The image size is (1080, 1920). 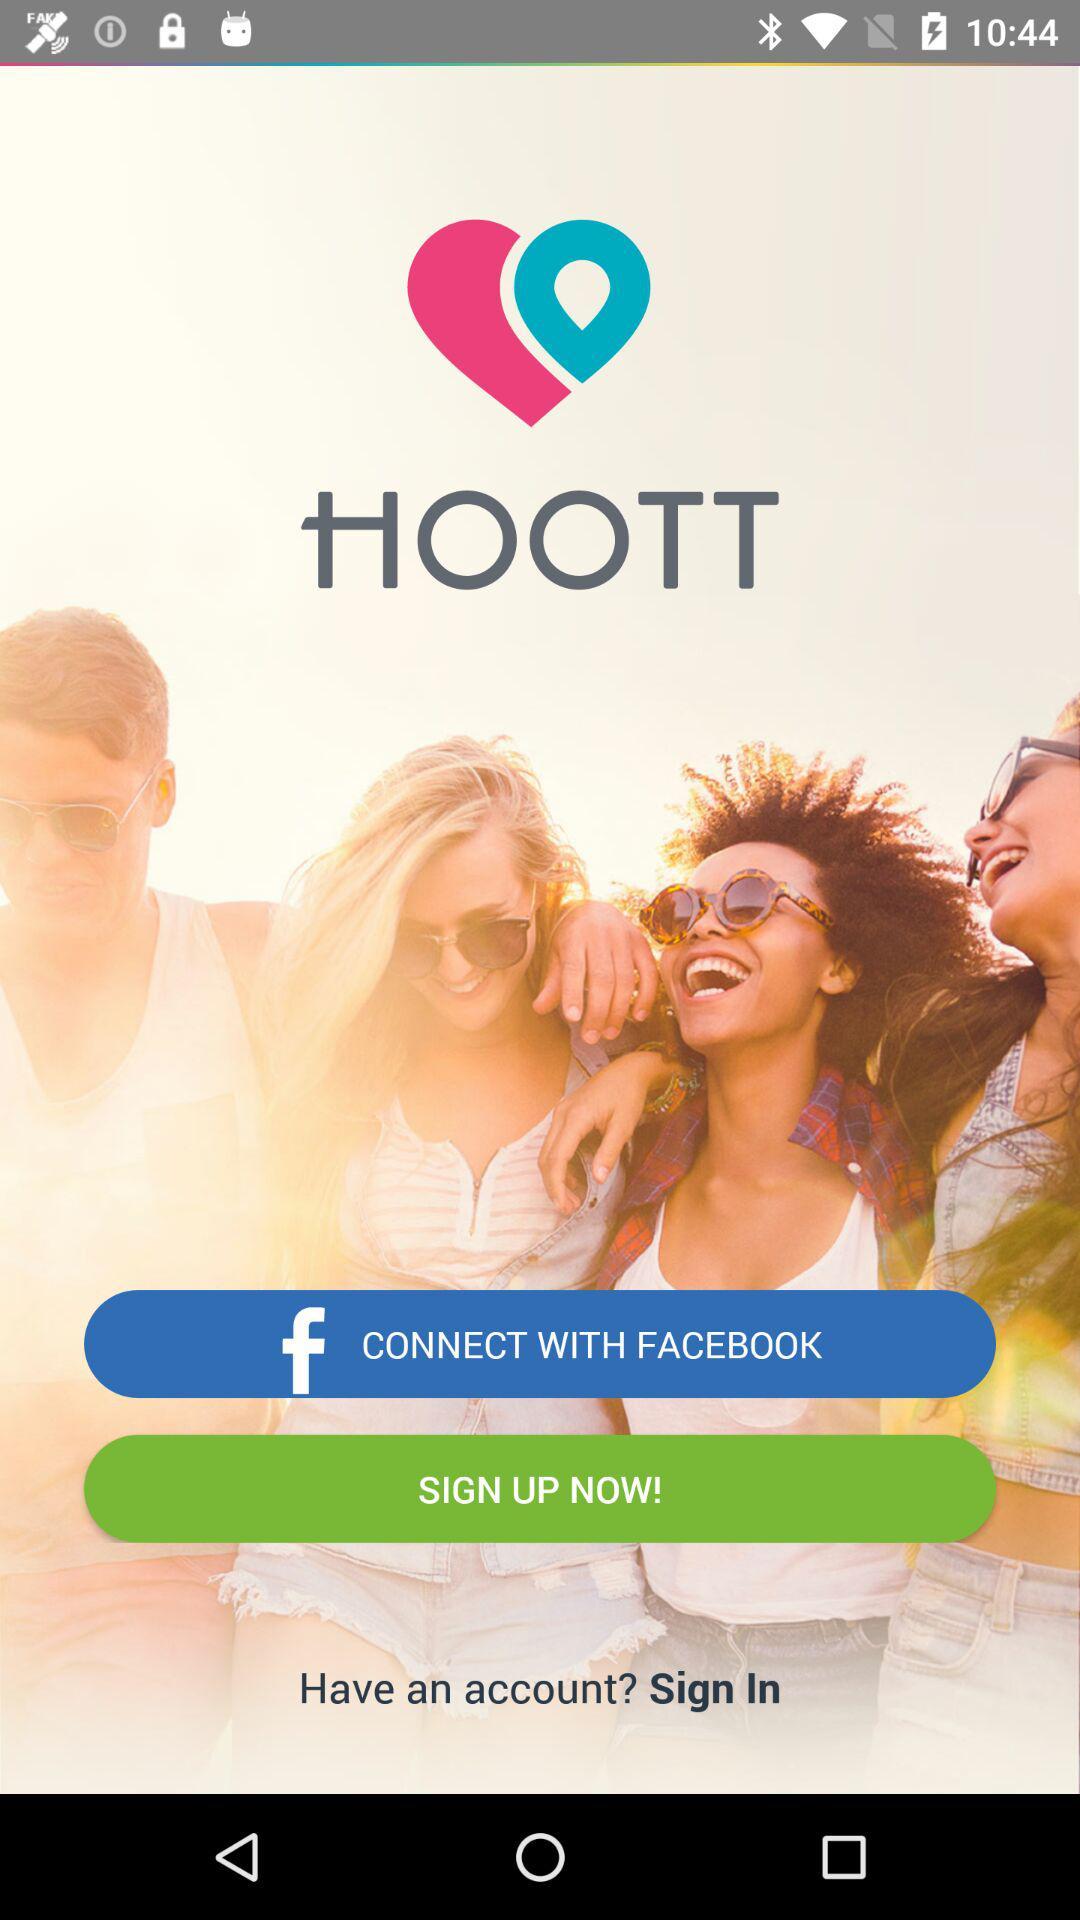 What do you see at coordinates (714, 1685) in the screenshot?
I see `sign in` at bounding box center [714, 1685].